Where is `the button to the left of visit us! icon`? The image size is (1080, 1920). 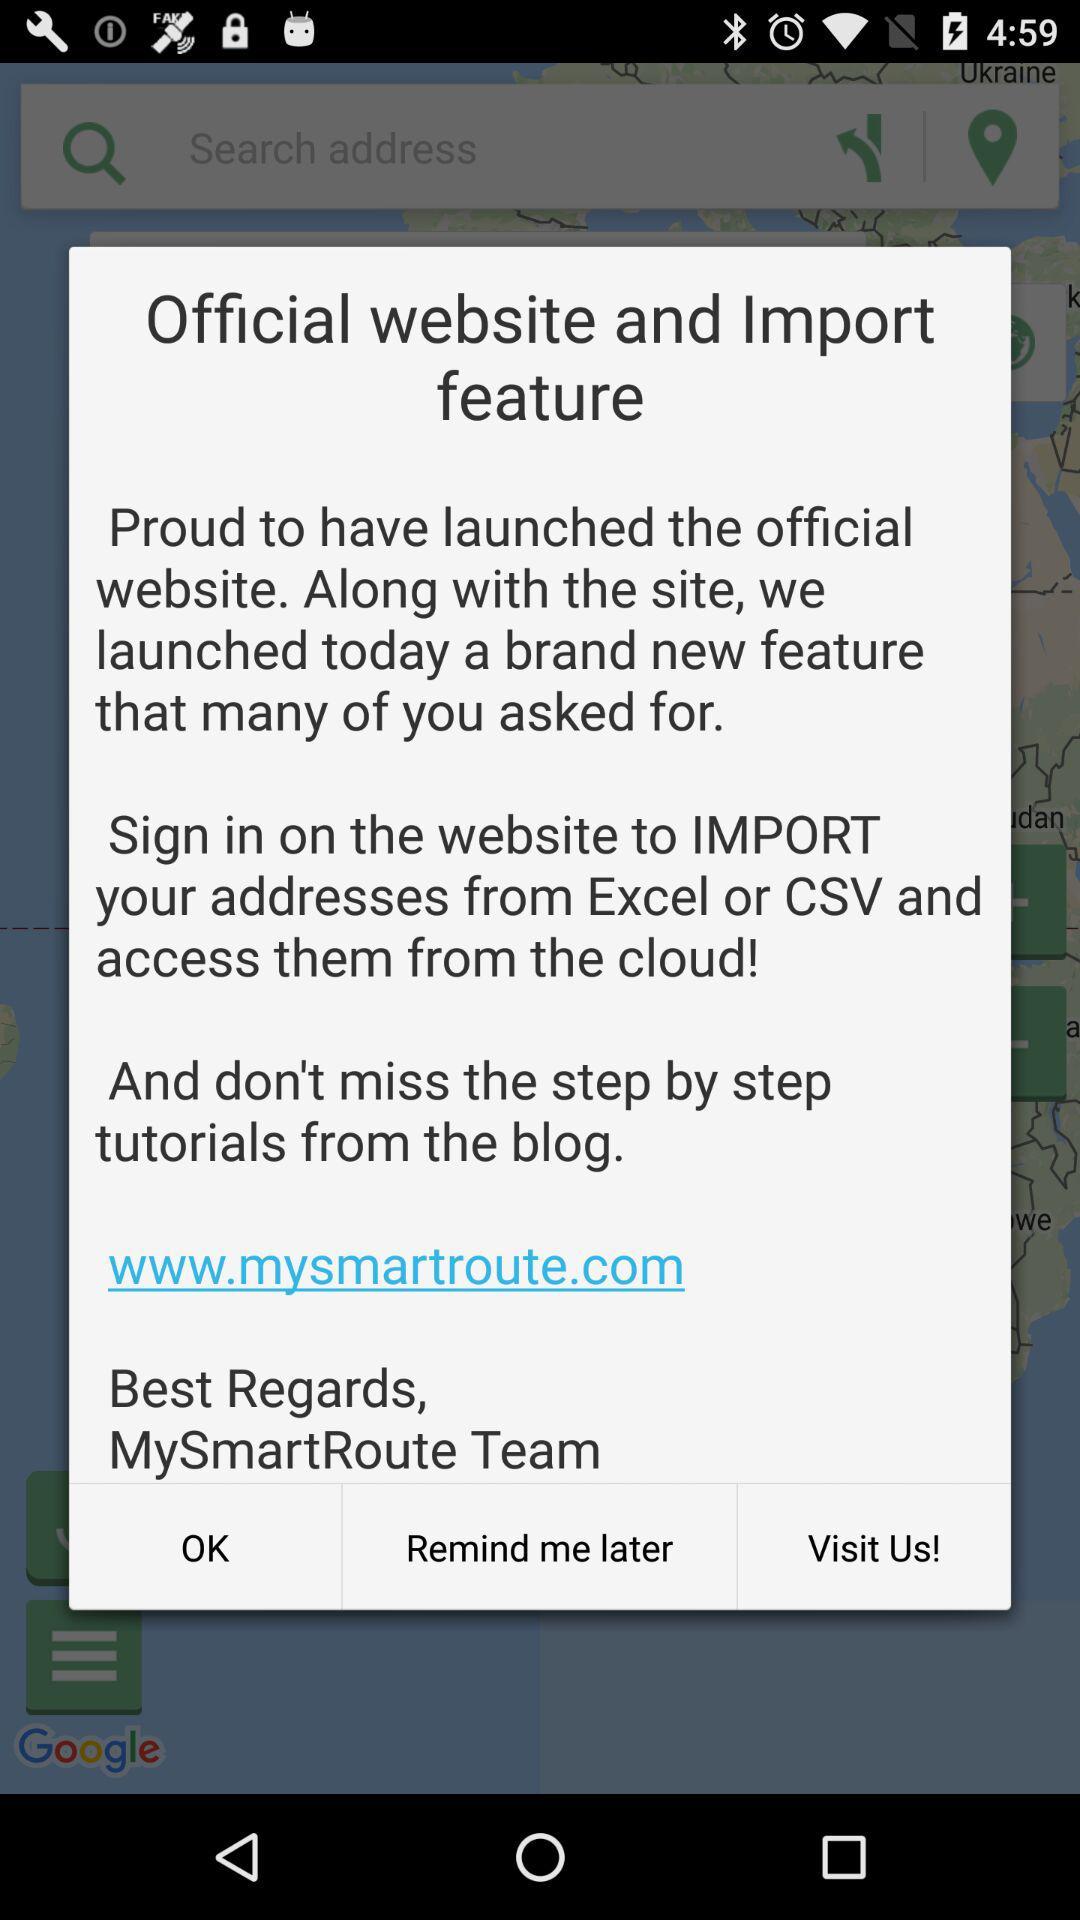 the button to the left of visit us! icon is located at coordinates (538, 1546).